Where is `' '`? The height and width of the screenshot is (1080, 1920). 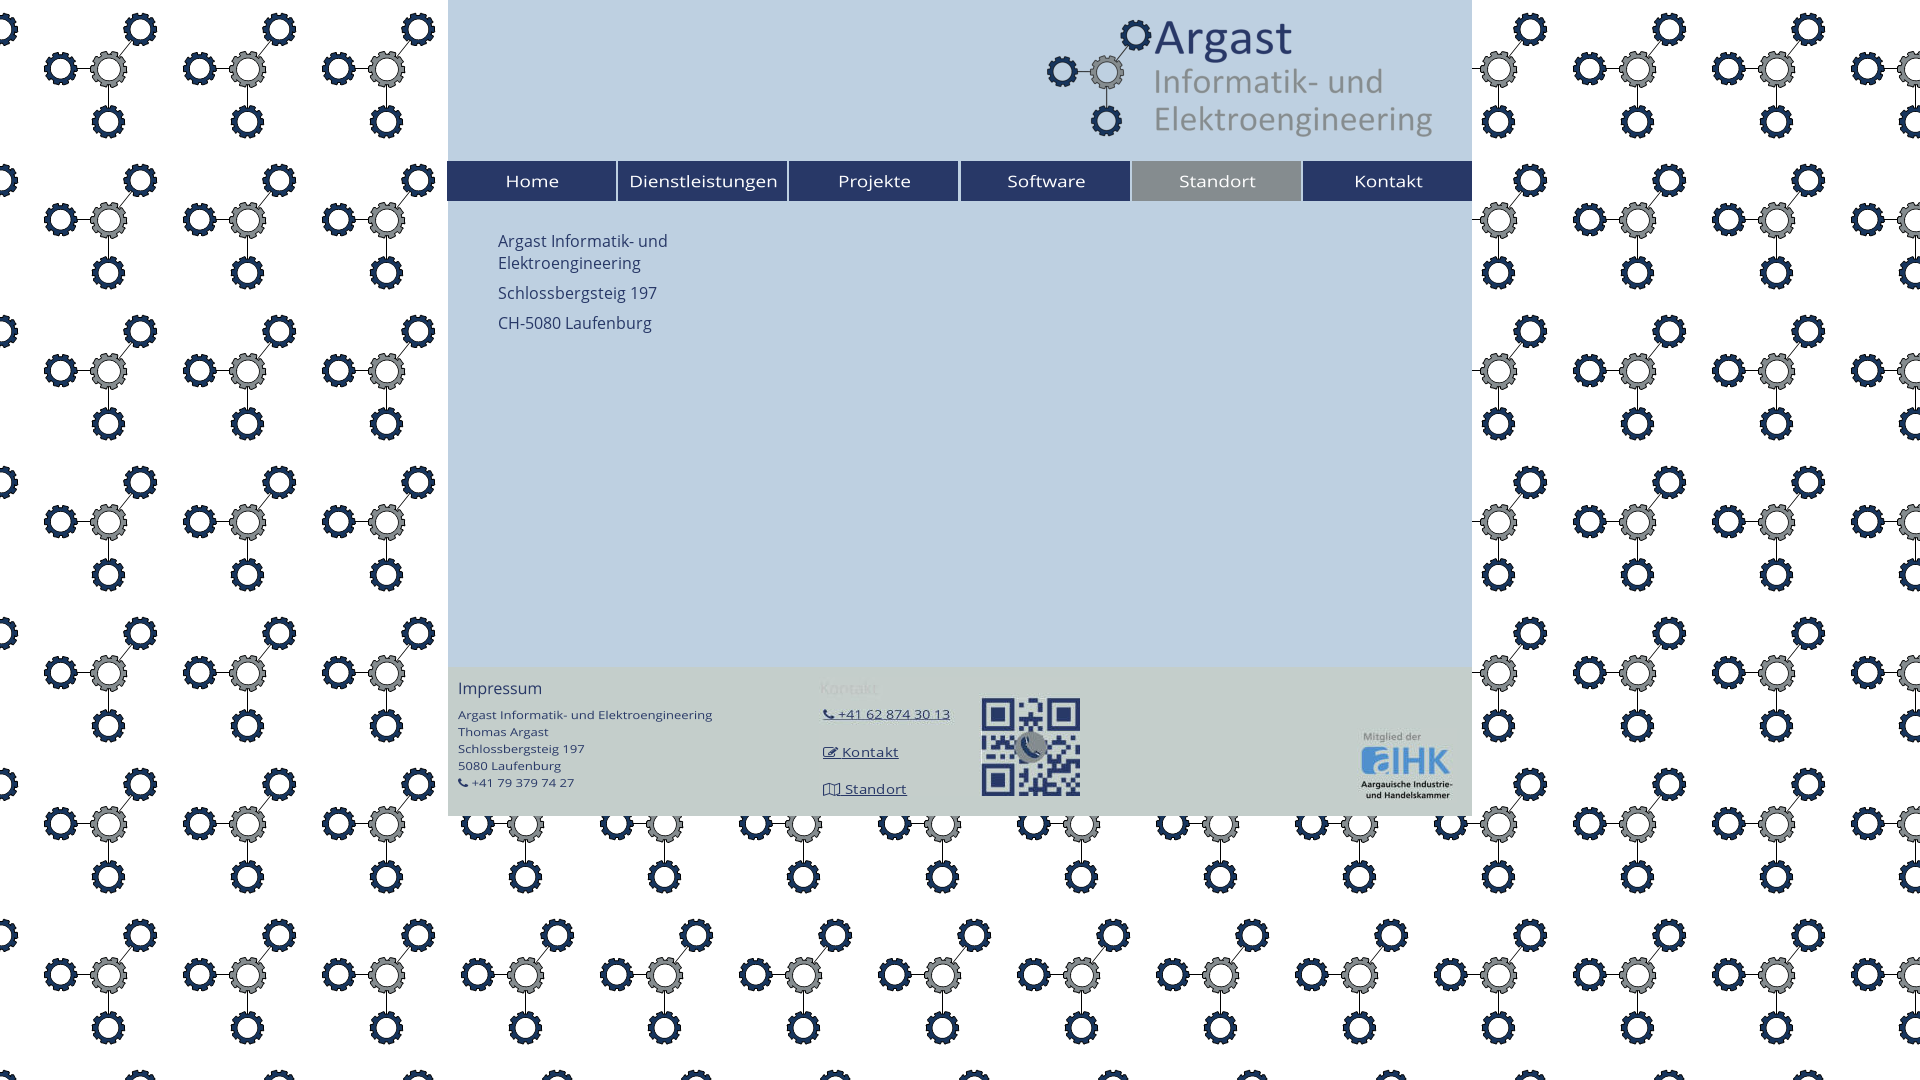 ' ' is located at coordinates (840, 752).